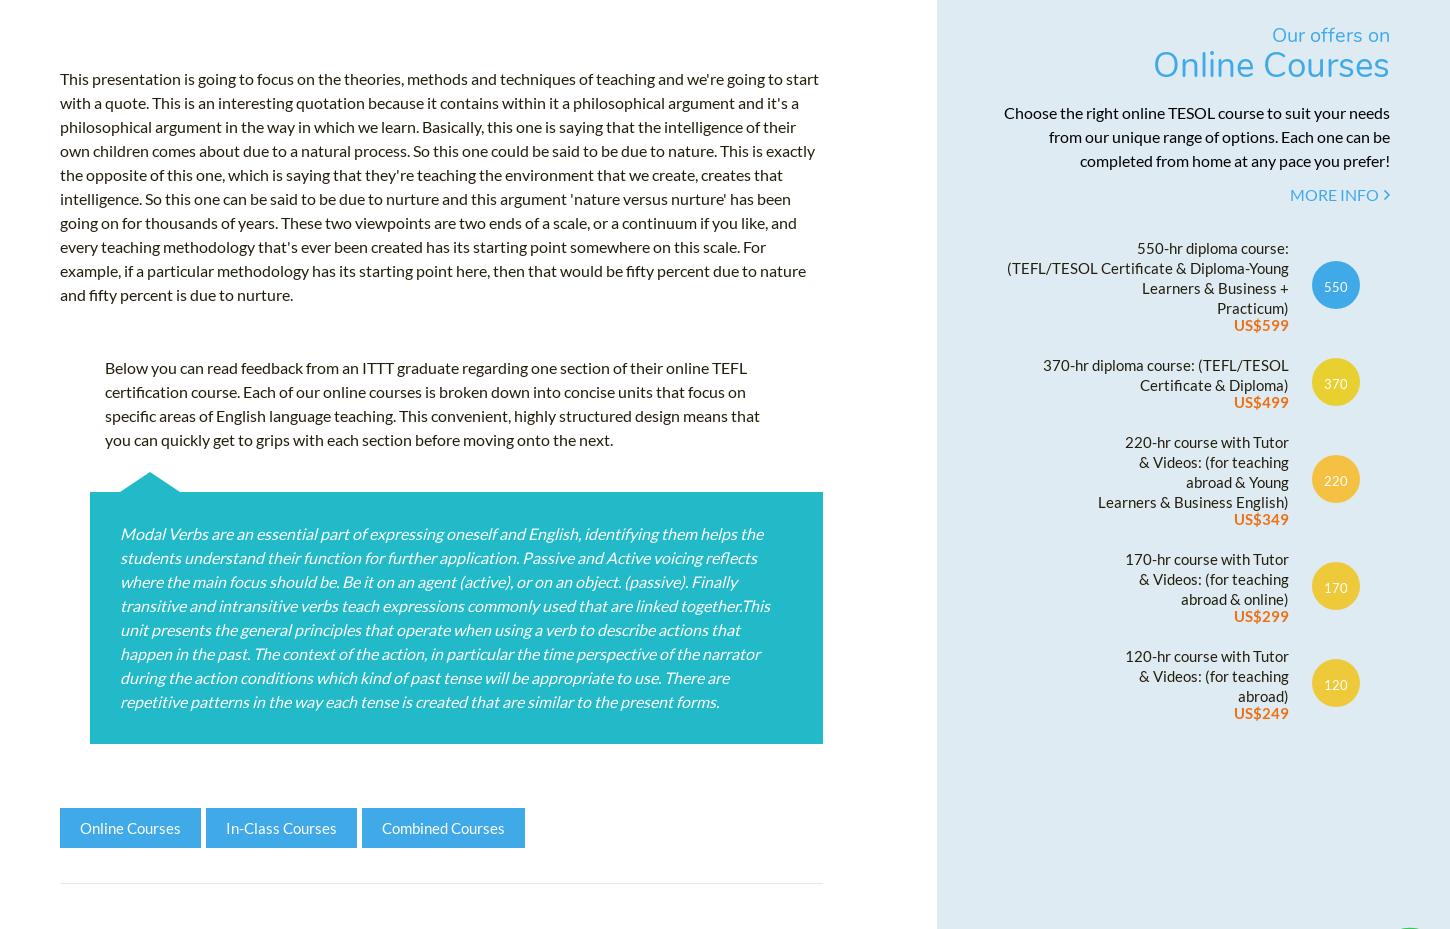  What do you see at coordinates (1236, 489) in the screenshot?
I see `'abroad  & Young'` at bounding box center [1236, 489].